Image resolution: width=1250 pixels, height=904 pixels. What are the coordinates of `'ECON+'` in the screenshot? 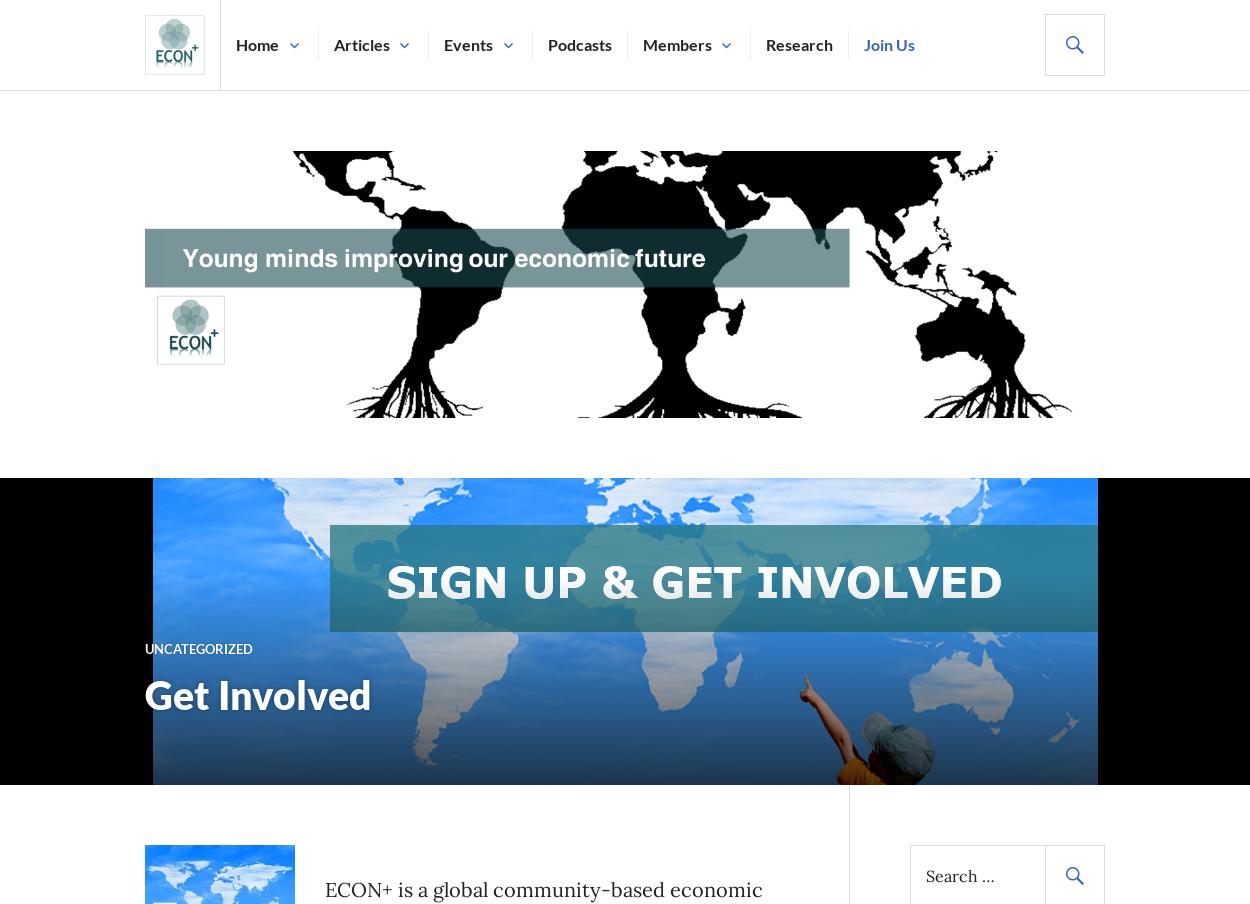 It's located at (172, 105).